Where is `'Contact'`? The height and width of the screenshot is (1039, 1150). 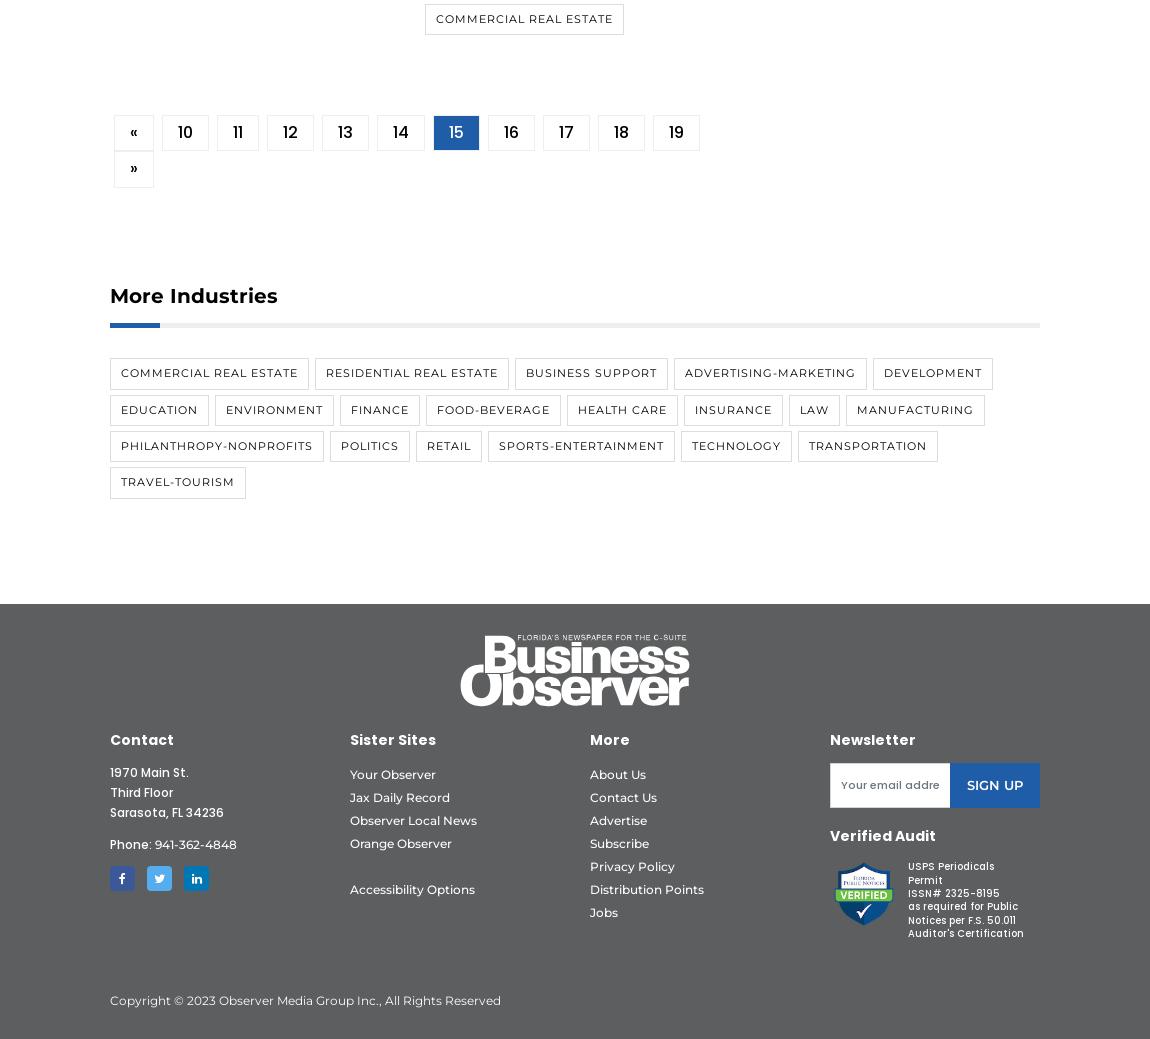 'Contact' is located at coordinates (141, 738).